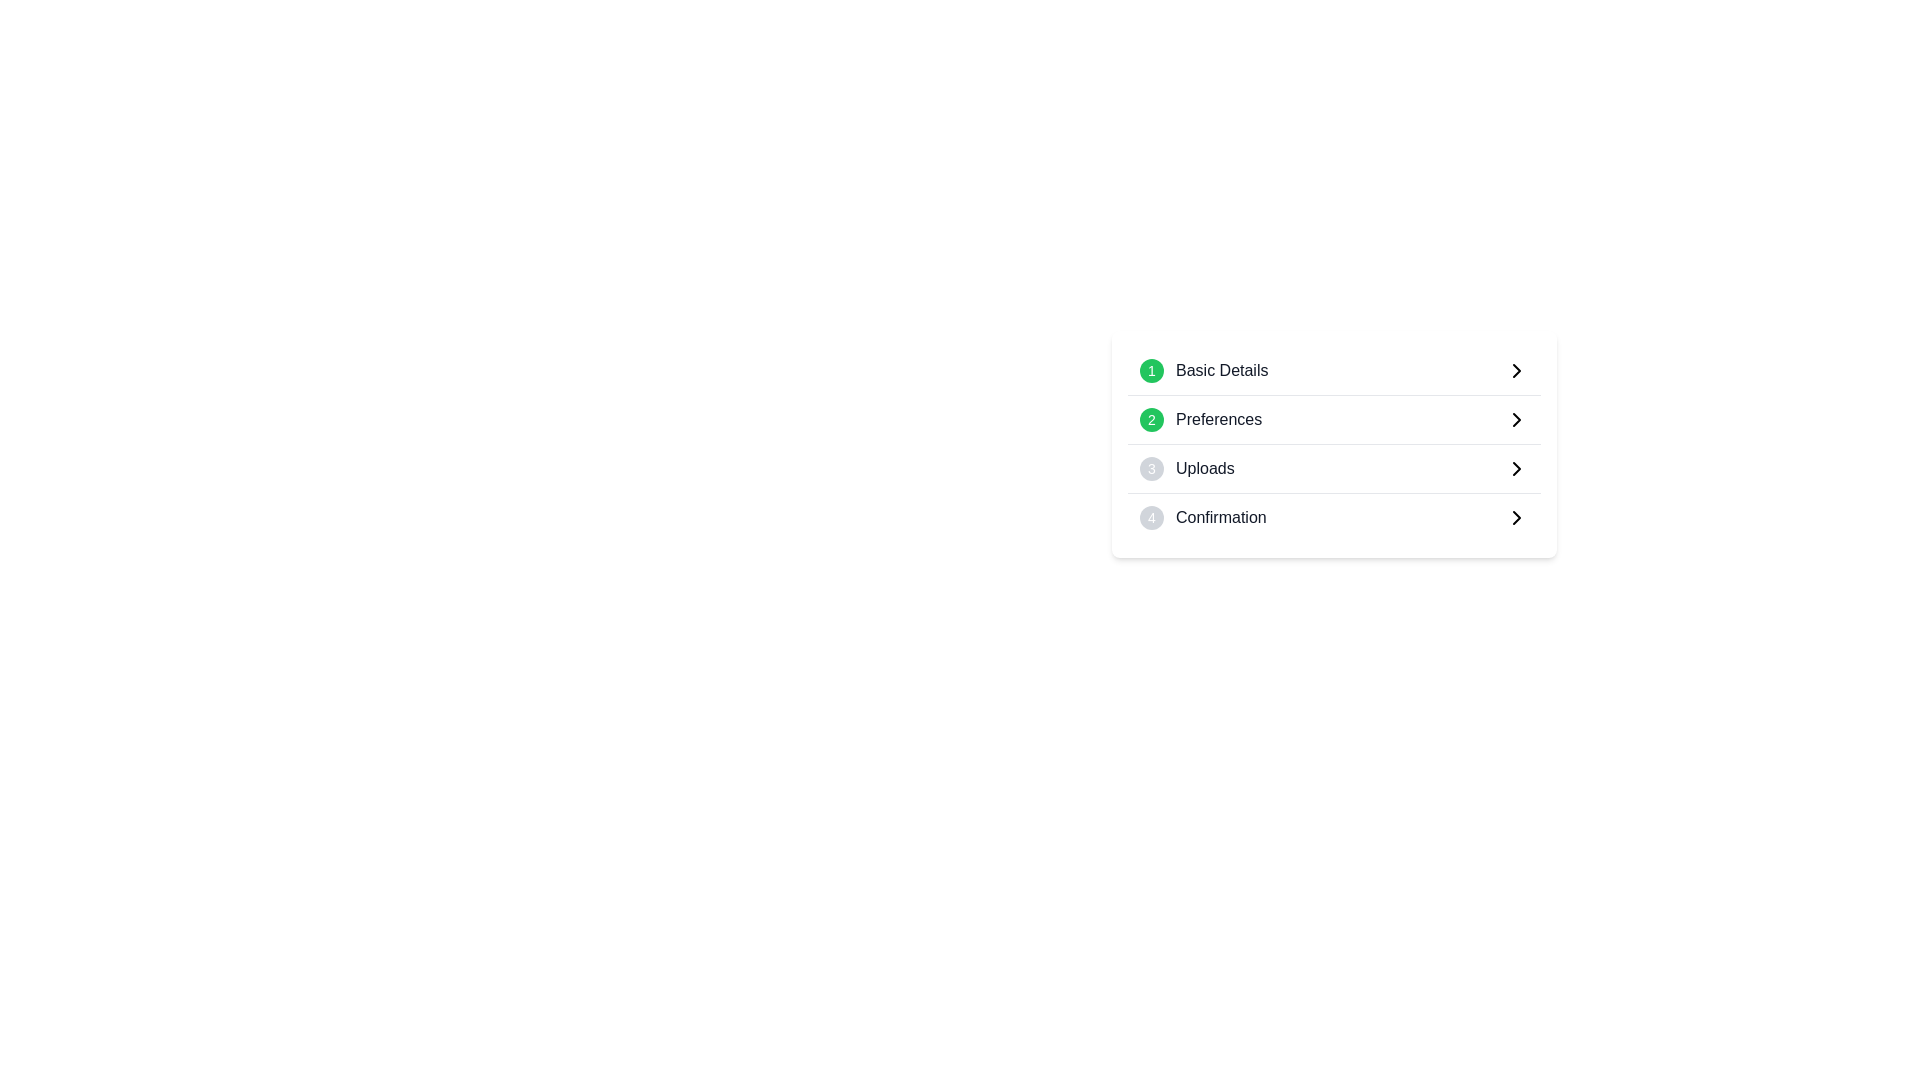 Image resolution: width=1920 pixels, height=1080 pixels. What do you see at coordinates (1218, 419) in the screenshot?
I see `the navigational text label located in the second item of the vertically aligned menu list, which follows 'Basic Details' and precedes 'Uploads'` at bounding box center [1218, 419].